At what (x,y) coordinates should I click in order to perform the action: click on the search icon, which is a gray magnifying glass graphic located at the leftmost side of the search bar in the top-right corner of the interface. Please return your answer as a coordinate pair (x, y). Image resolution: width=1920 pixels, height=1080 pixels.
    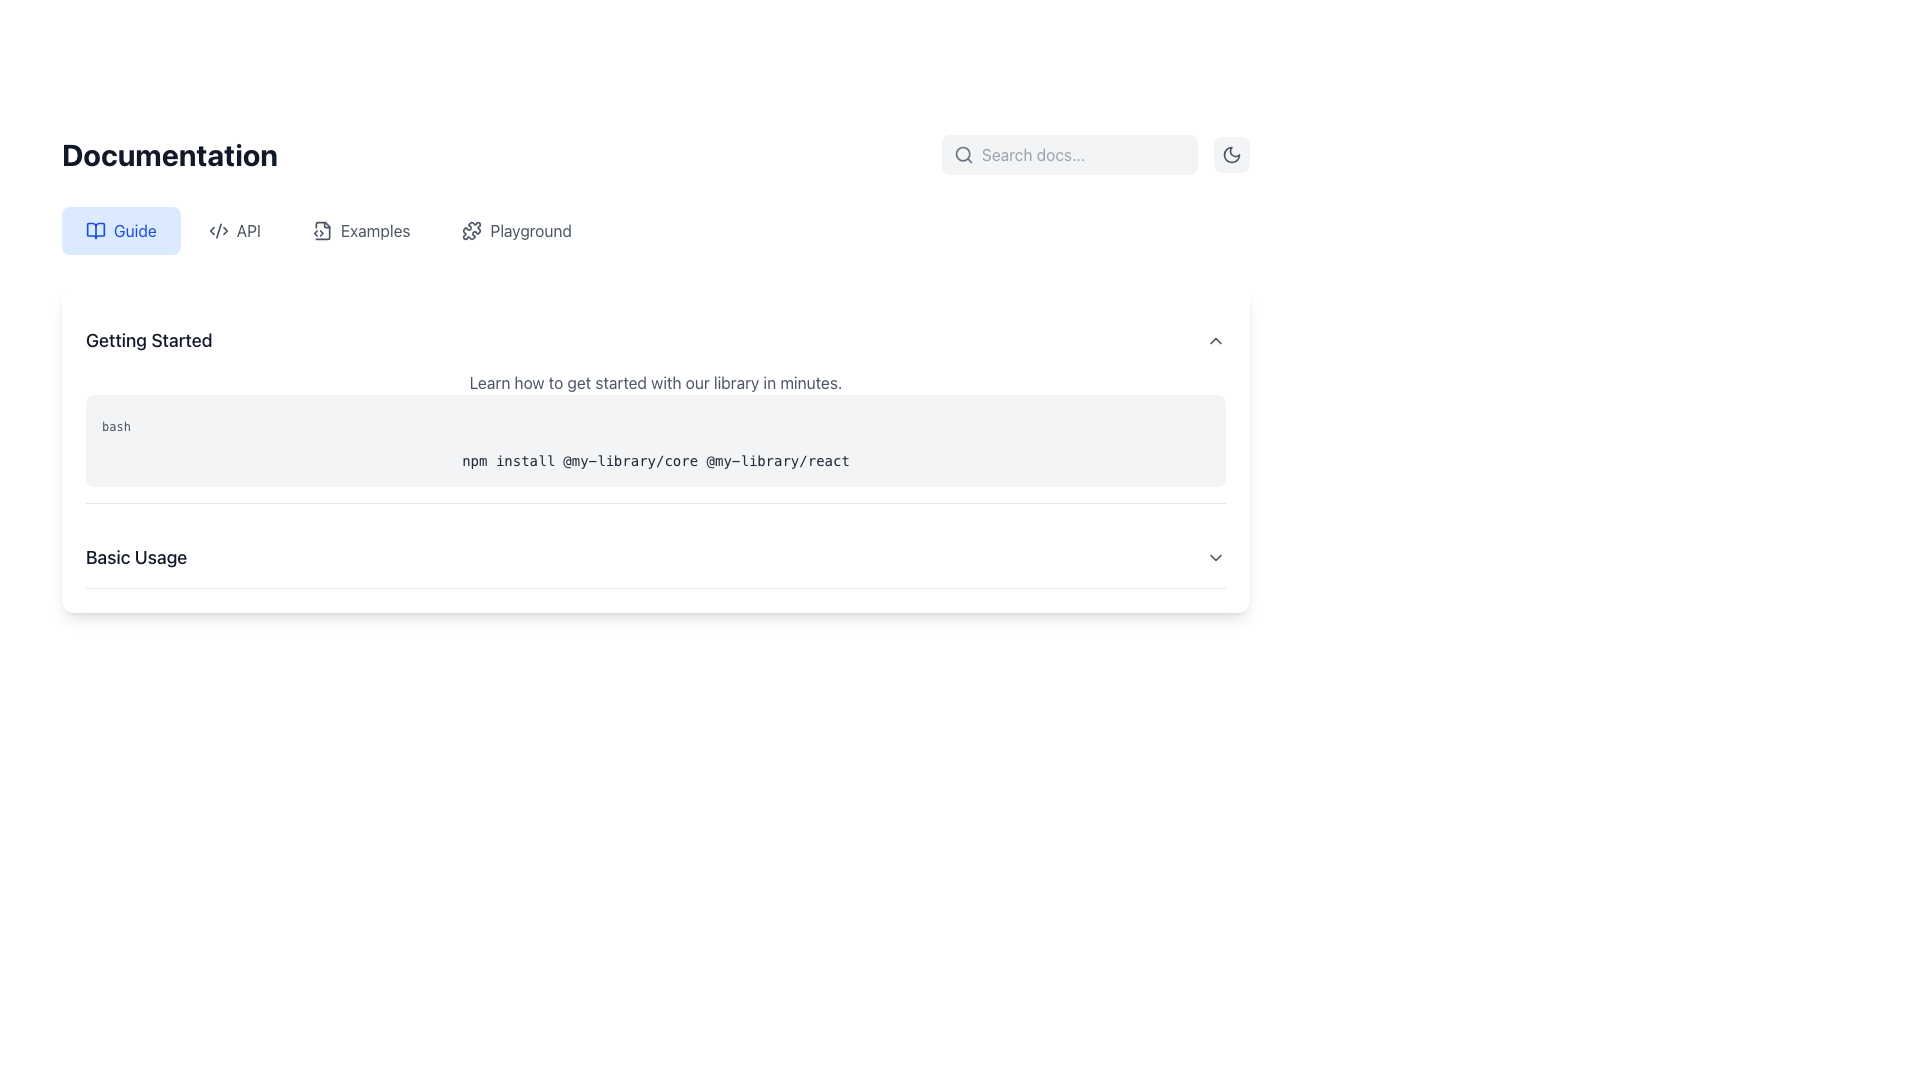
    Looking at the image, I should click on (964, 153).